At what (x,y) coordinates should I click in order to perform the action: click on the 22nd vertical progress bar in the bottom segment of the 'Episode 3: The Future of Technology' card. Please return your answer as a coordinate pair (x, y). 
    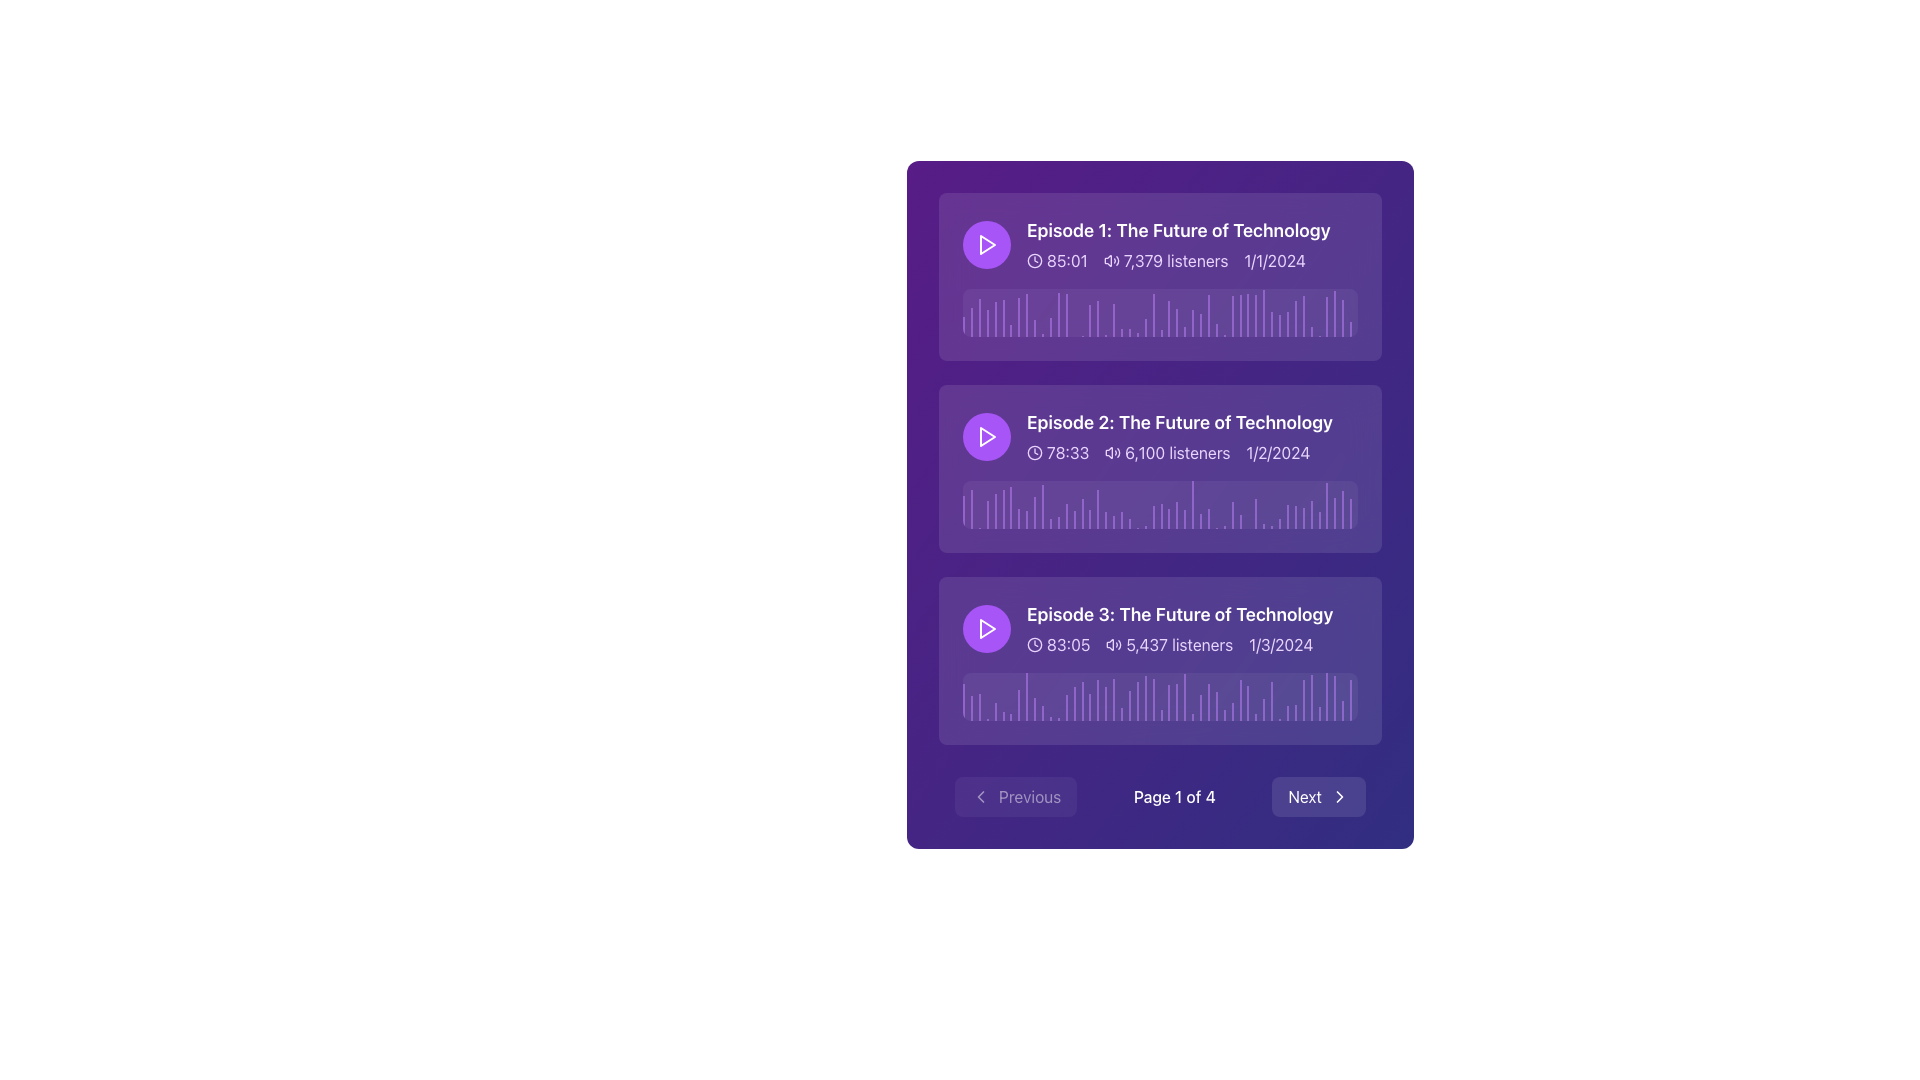
    Looking at the image, I should click on (1129, 705).